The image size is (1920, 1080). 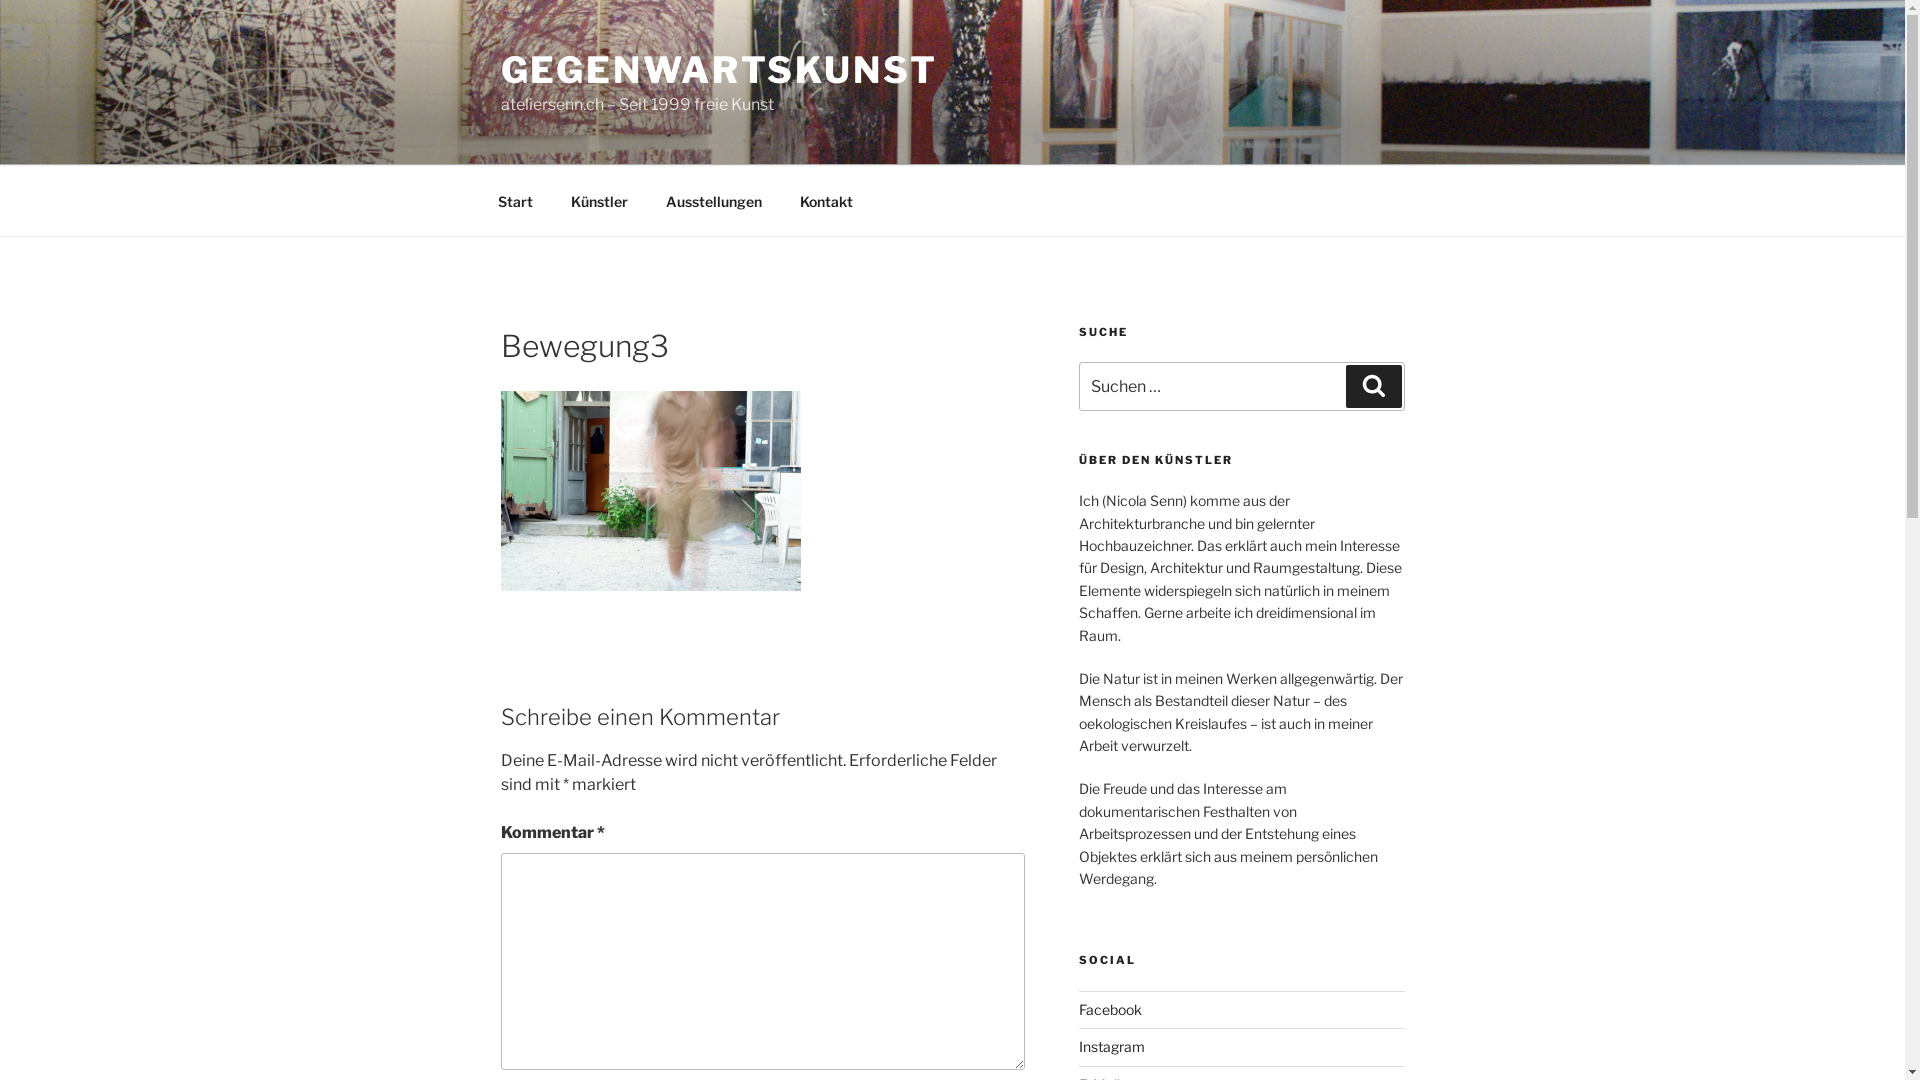 What do you see at coordinates (718, 68) in the screenshot?
I see `'GEGENWARTSKUNST'` at bounding box center [718, 68].